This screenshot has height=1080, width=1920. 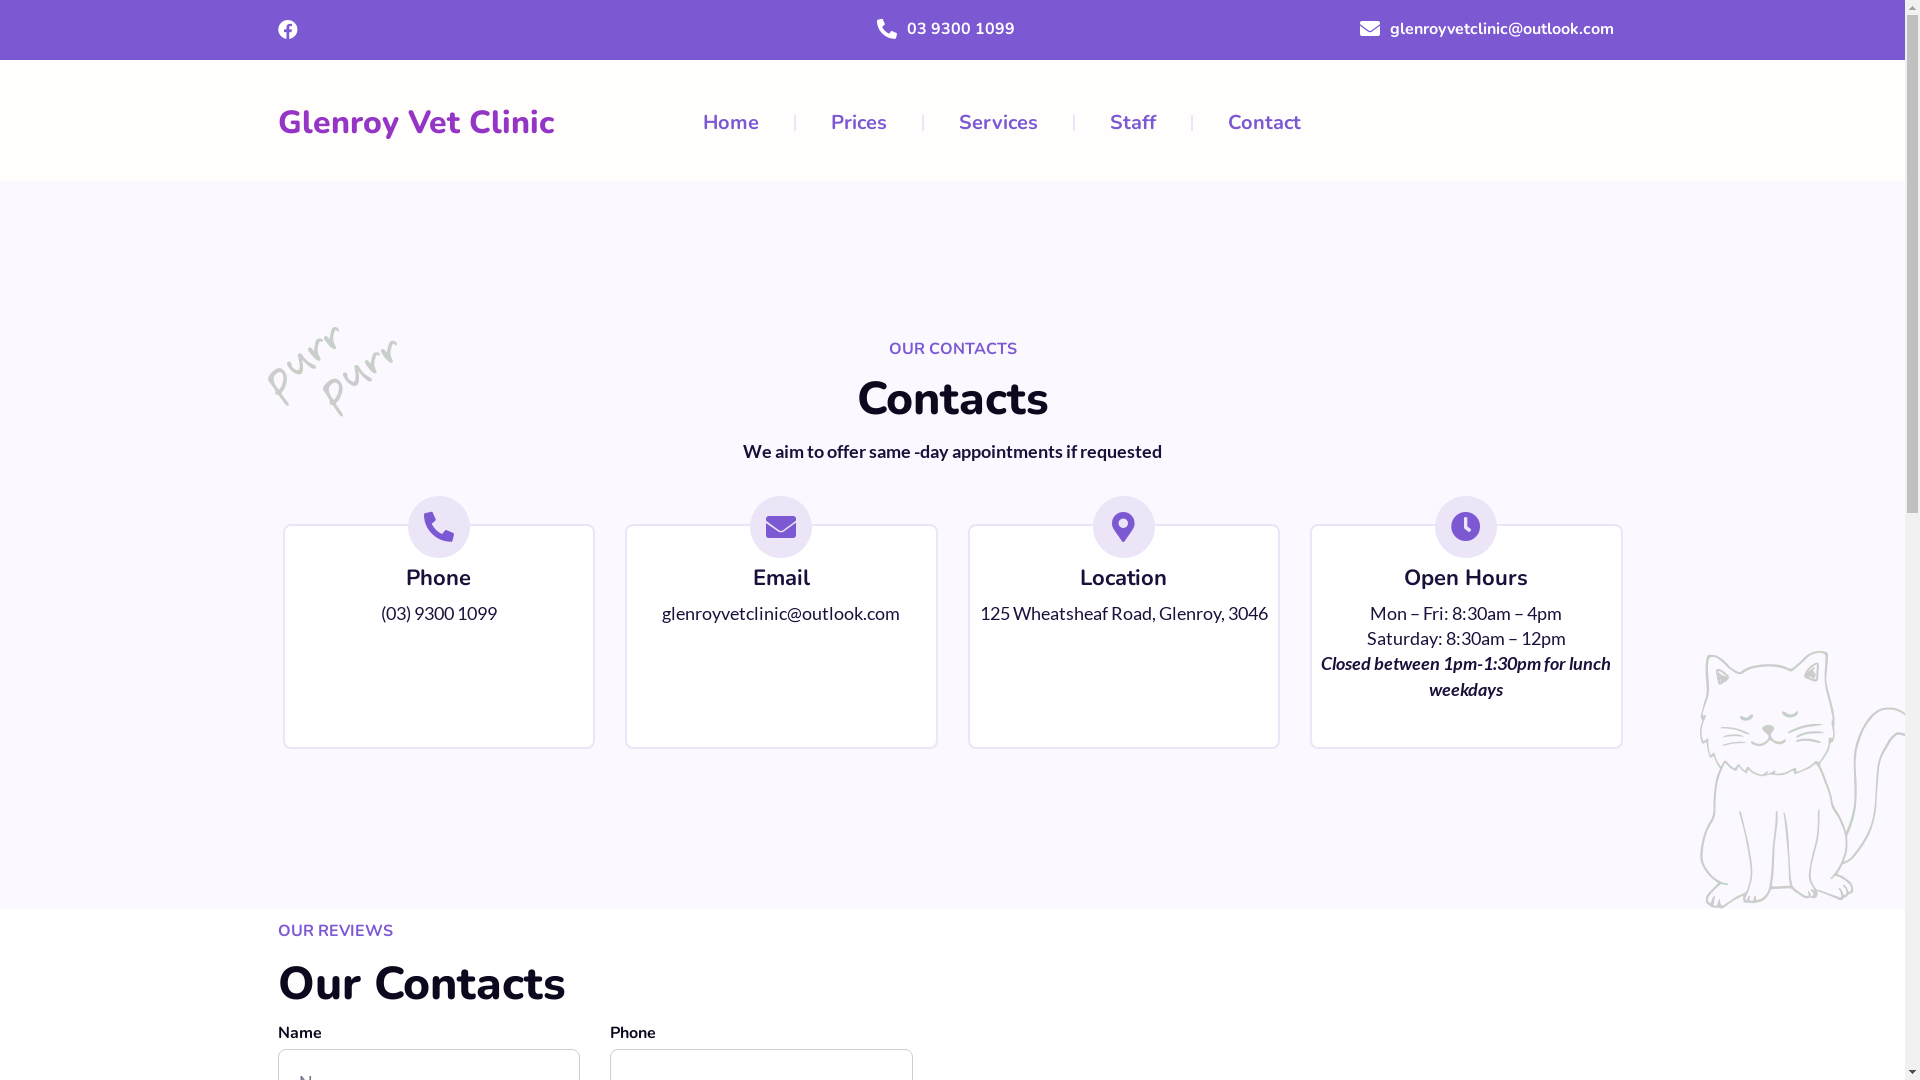 What do you see at coordinates (415, 122) in the screenshot?
I see `'Glenroy Vet Clinic'` at bounding box center [415, 122].